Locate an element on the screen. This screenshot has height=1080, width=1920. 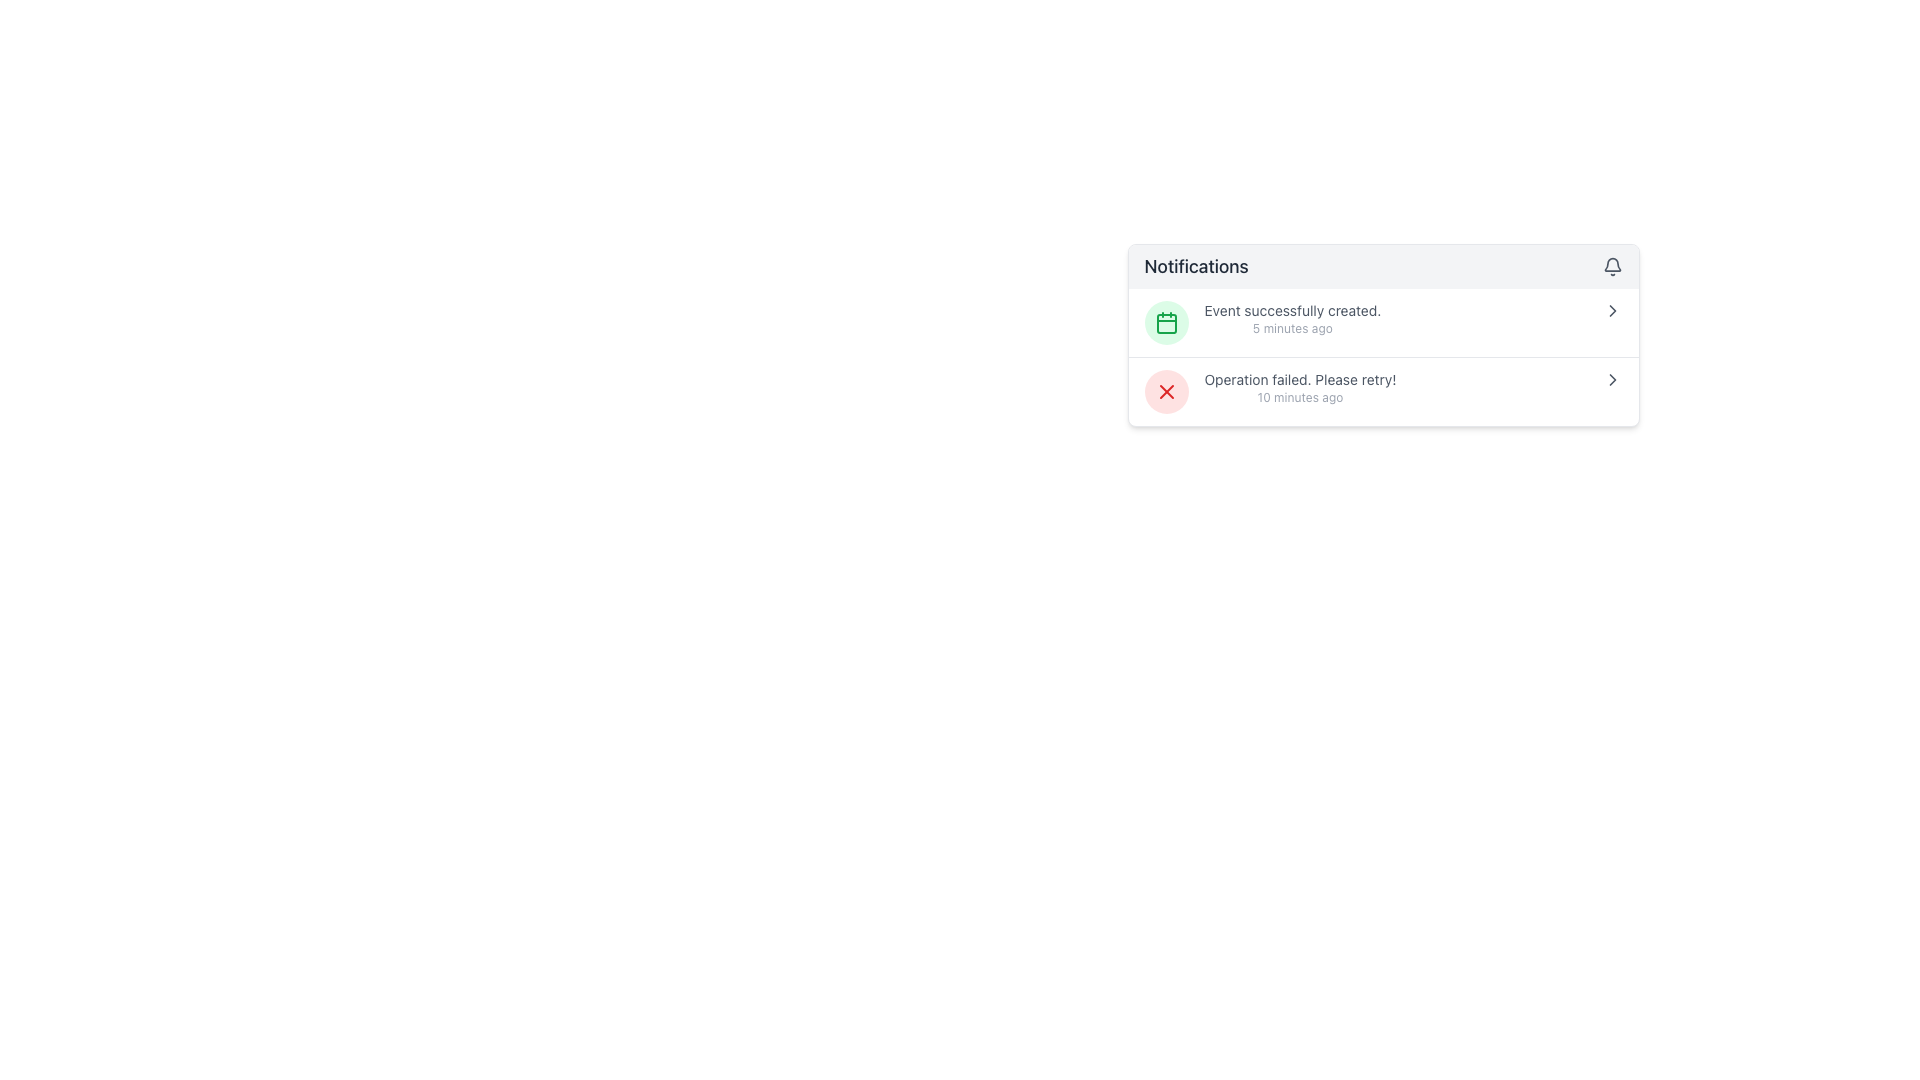
the red error icon located to the left of the notification message 'Operation failed. Please retry!' in the second notification entry of the notifications panel is located at coordinates (1166, 392).